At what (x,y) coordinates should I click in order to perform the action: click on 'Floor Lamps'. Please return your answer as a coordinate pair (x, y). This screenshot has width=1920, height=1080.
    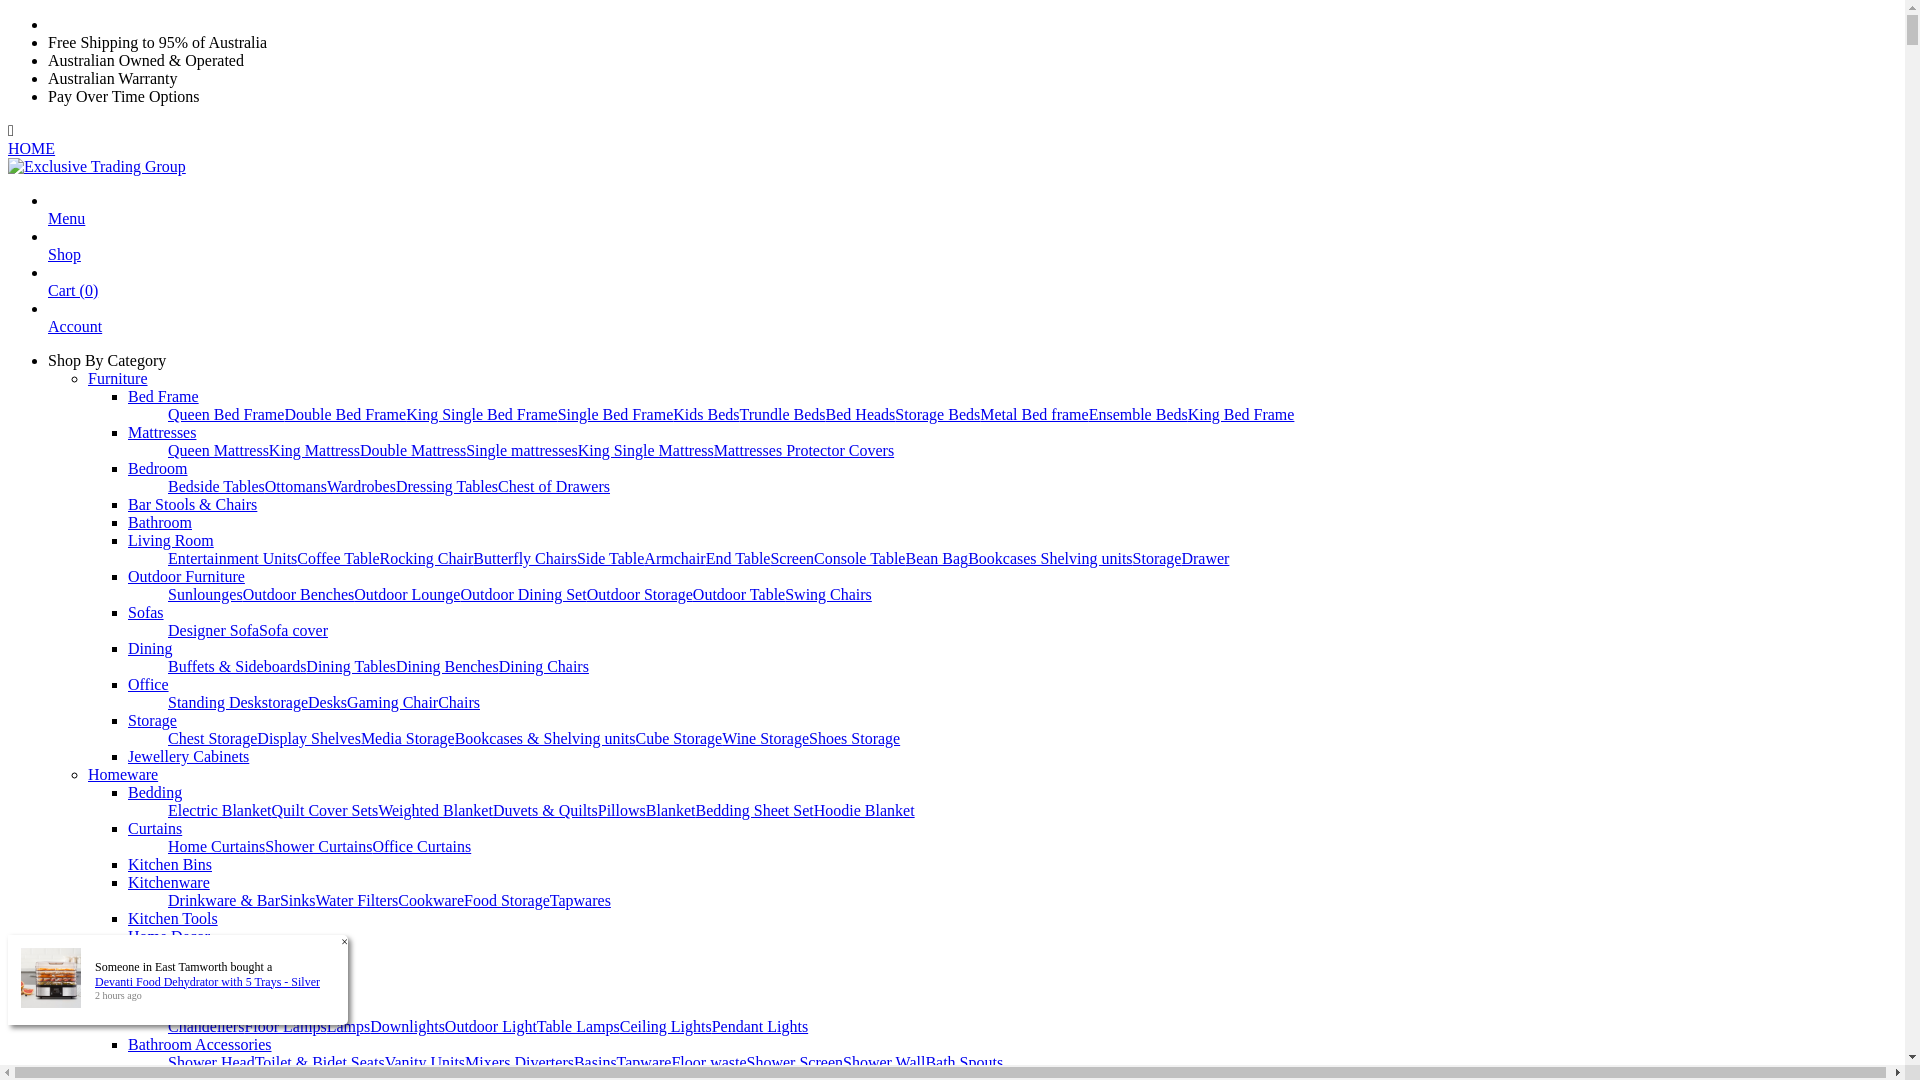
    Looking at the image, I should click on (283, 1026).